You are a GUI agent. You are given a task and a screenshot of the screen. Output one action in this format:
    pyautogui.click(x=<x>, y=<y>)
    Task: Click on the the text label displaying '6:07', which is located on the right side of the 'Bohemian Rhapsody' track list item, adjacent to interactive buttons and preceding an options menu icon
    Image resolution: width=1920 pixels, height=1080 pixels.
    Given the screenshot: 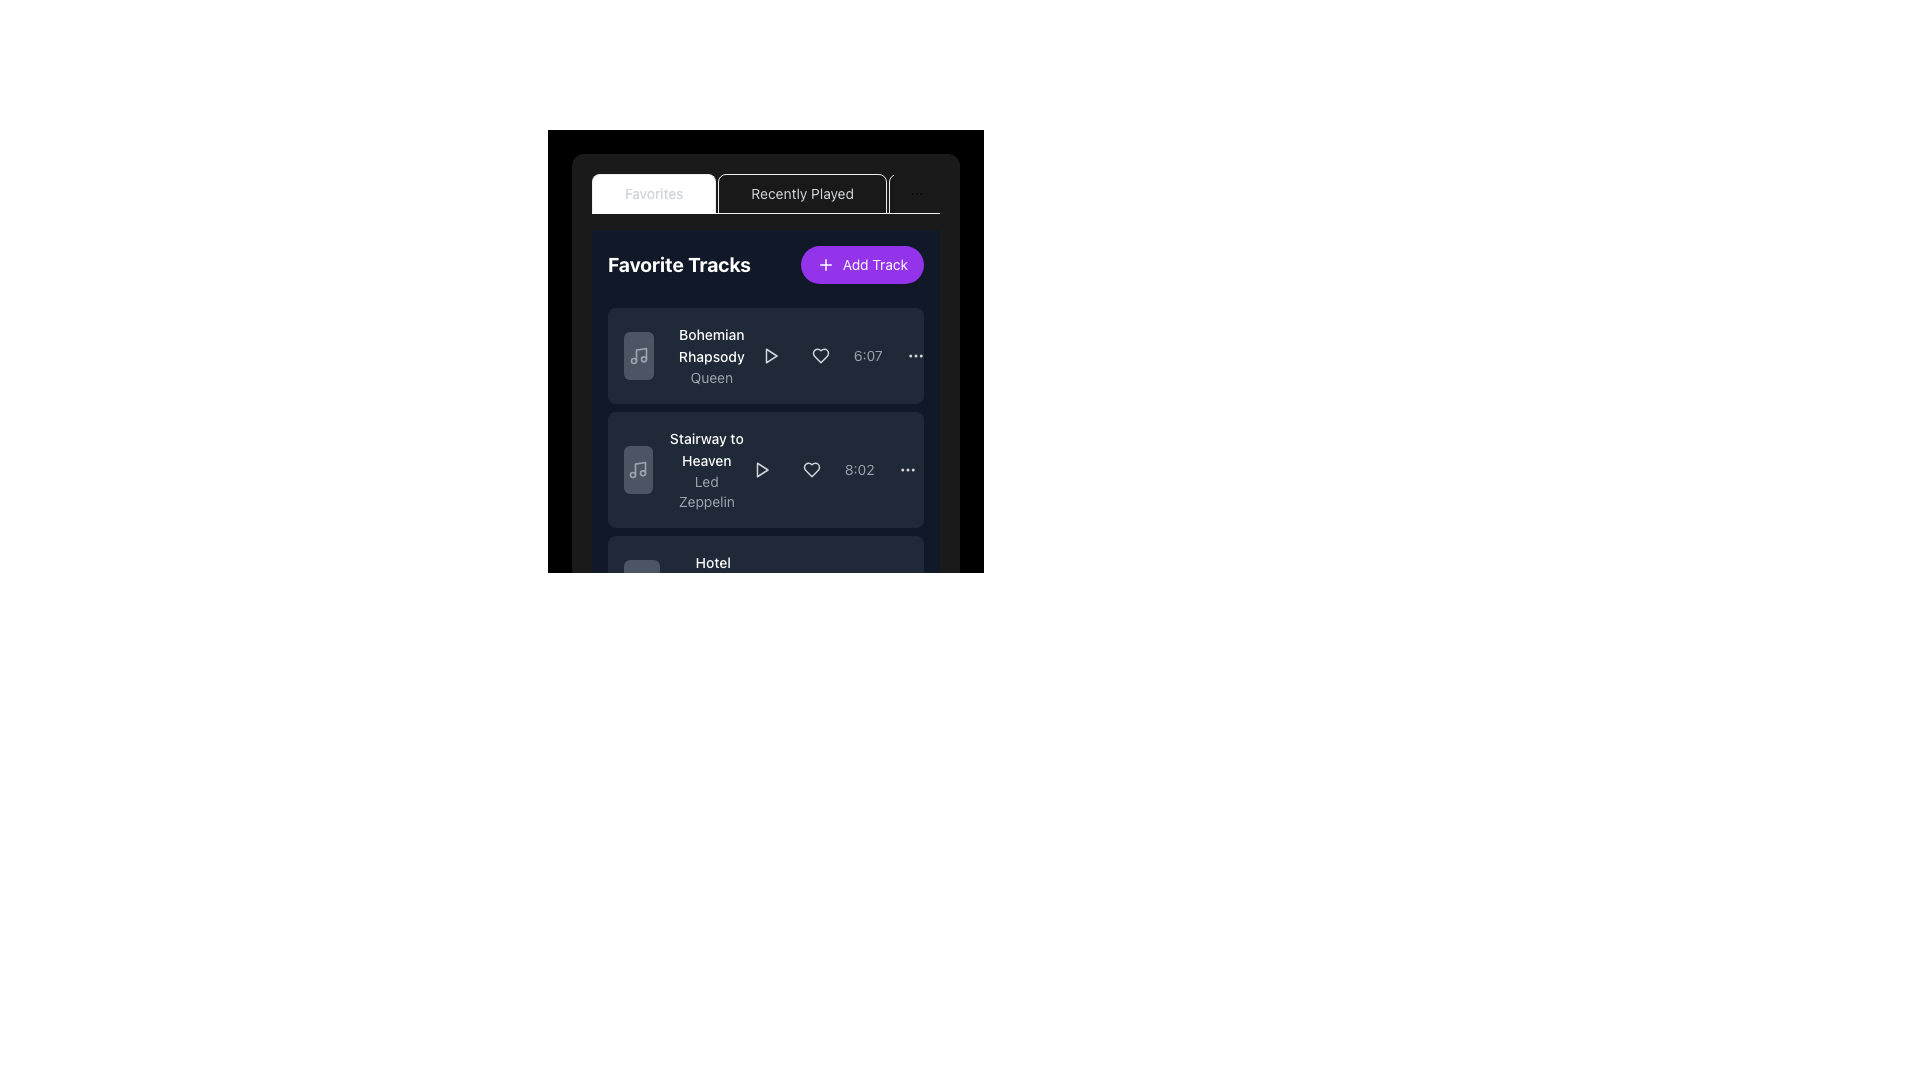 What is the action you would take?
    pyautogui.click(x=868, y=354)
    